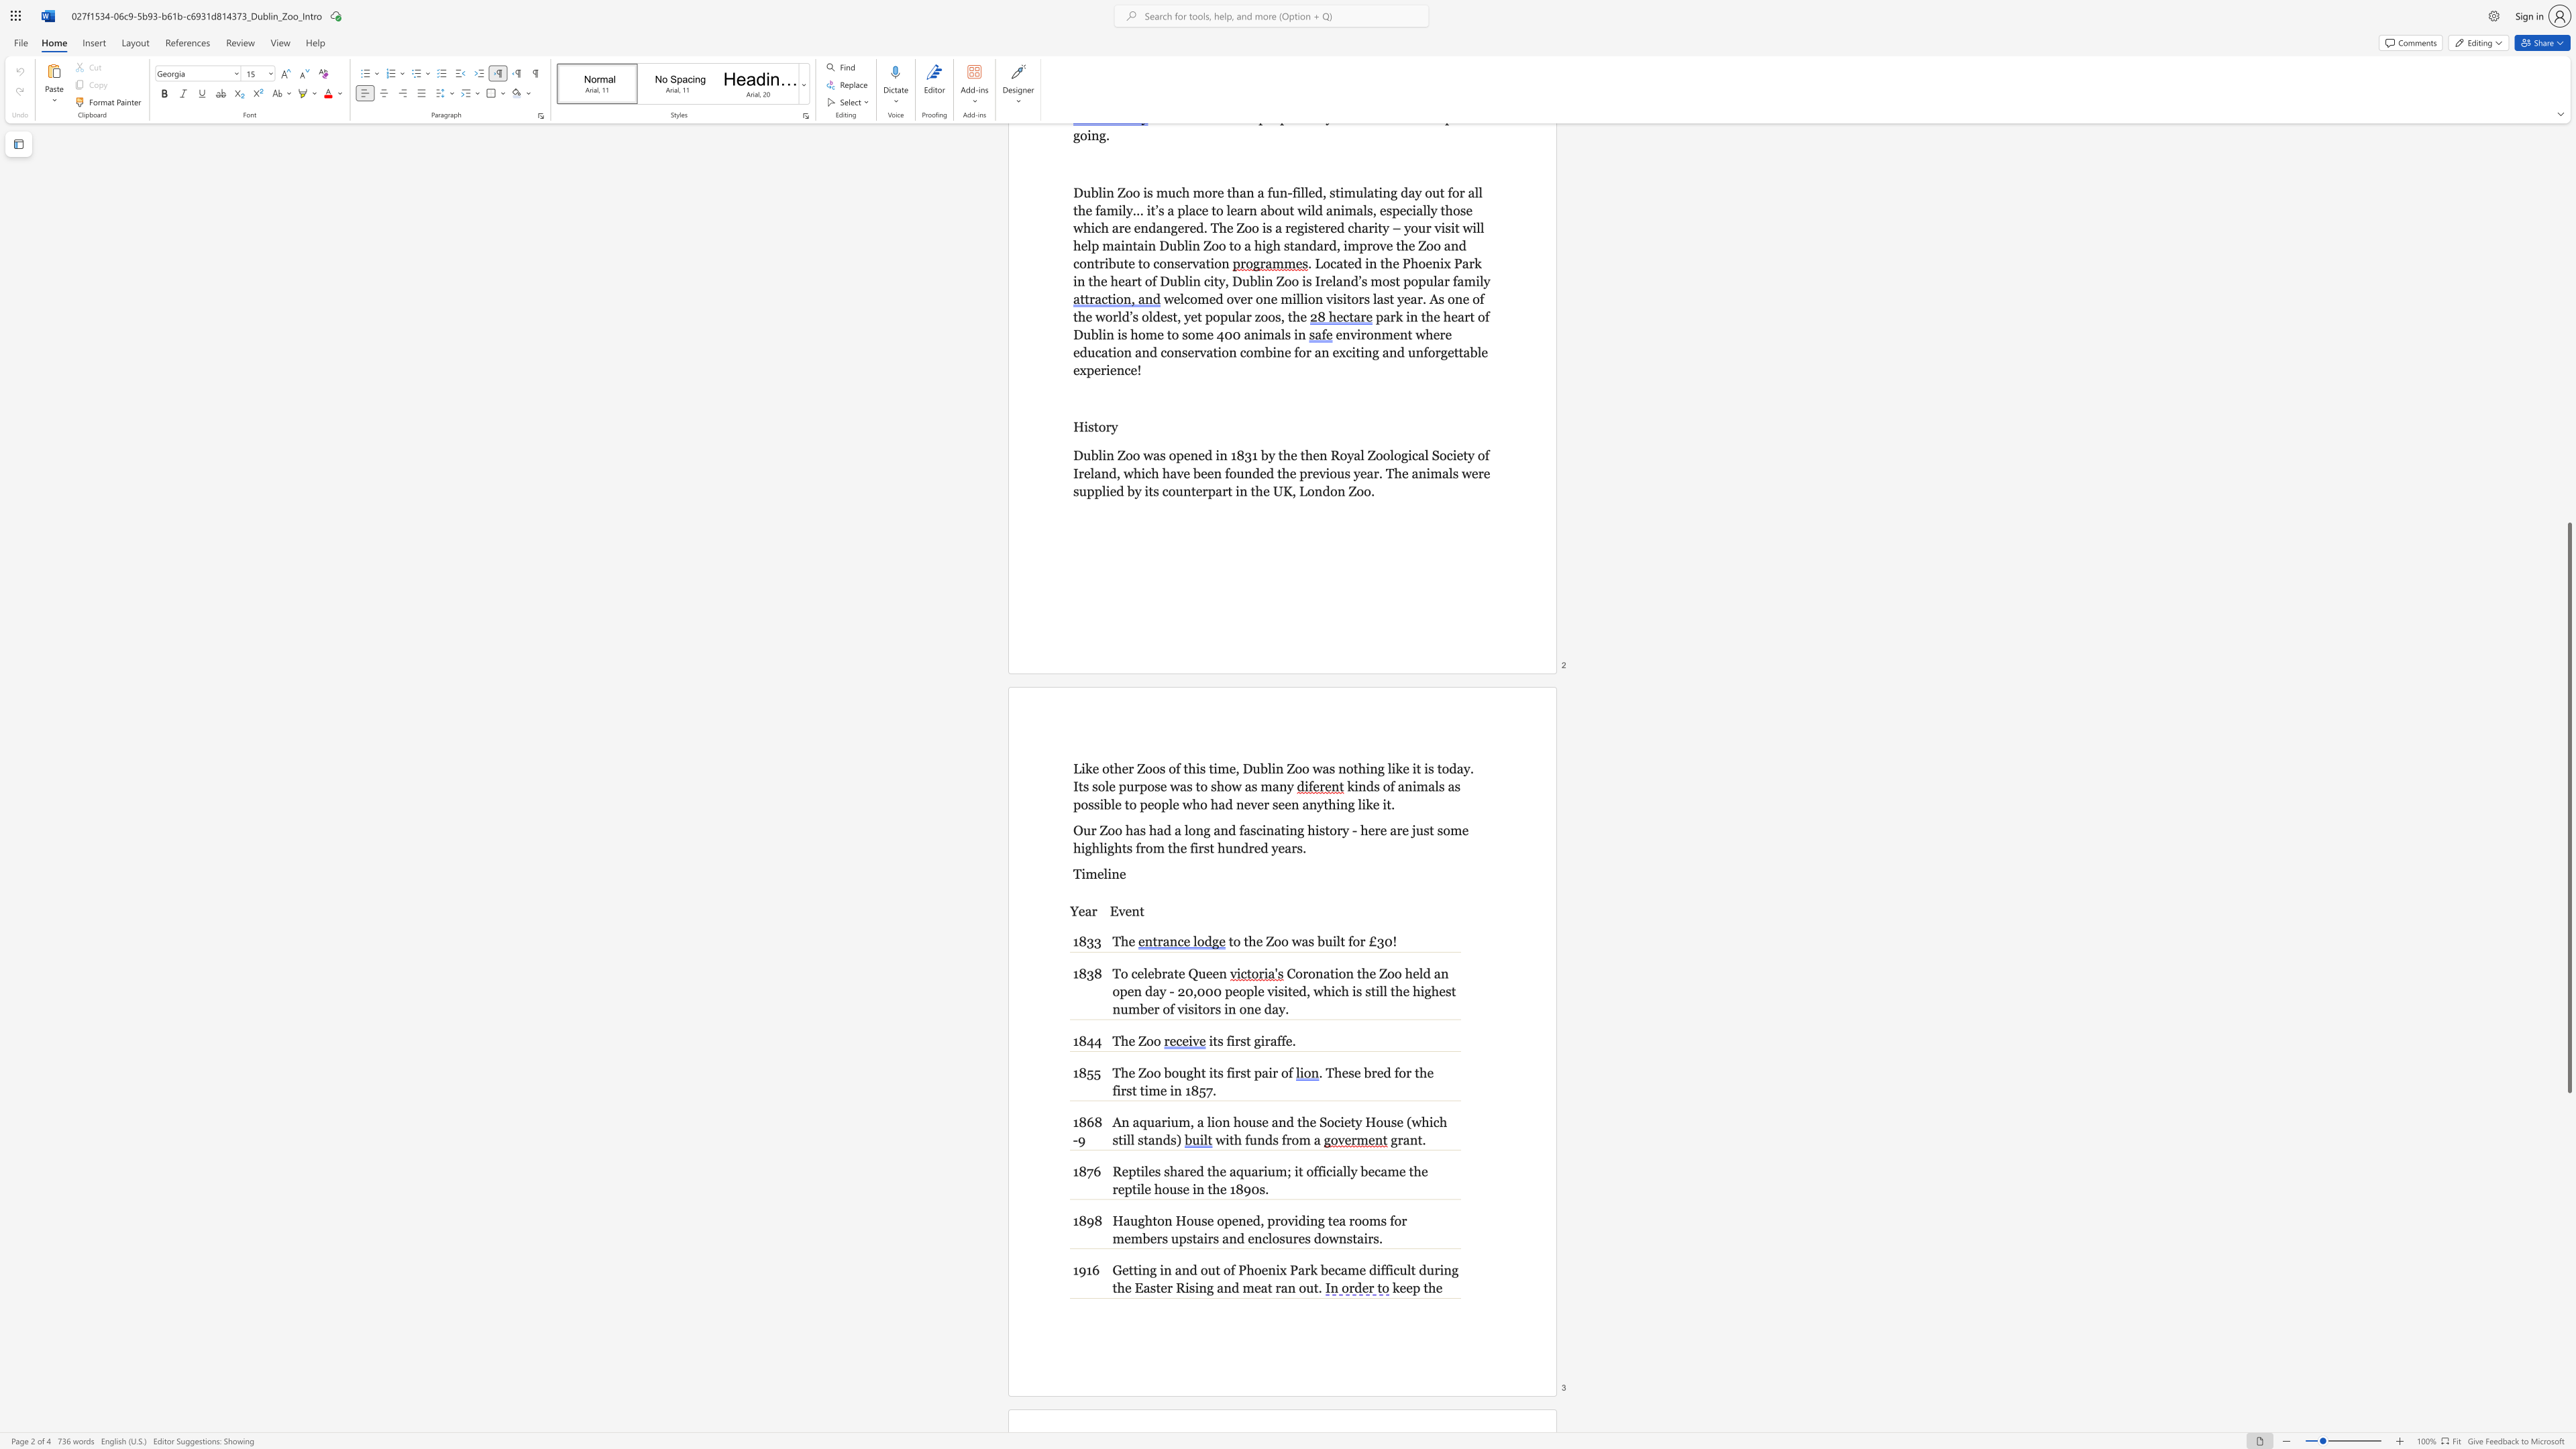  What do you see at coordinates (1412, 1287) in the screenshot?
I see `the subset text "p the" within the text "keep the"` at bounding box center [1412, 1287].